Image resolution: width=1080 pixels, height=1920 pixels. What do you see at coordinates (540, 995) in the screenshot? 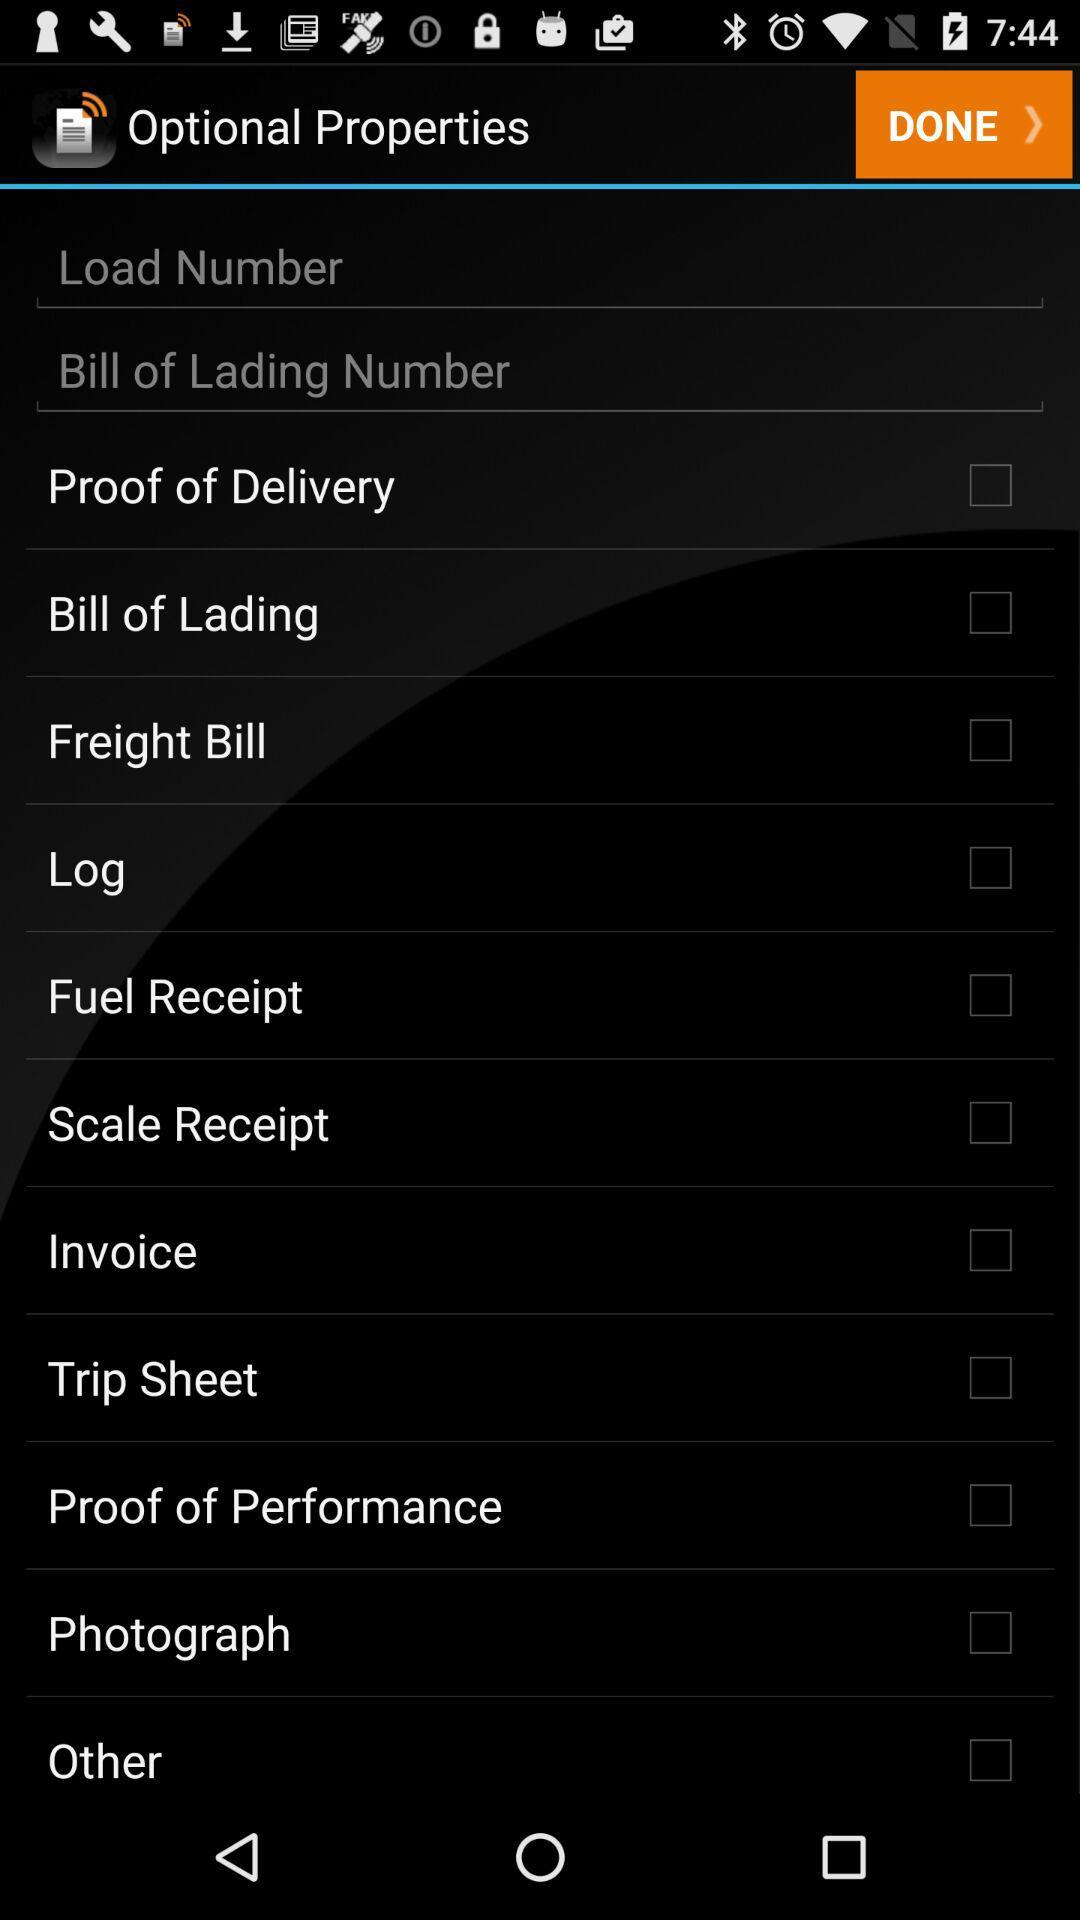
I see `icon below the log` at bounding box center [540, 995].